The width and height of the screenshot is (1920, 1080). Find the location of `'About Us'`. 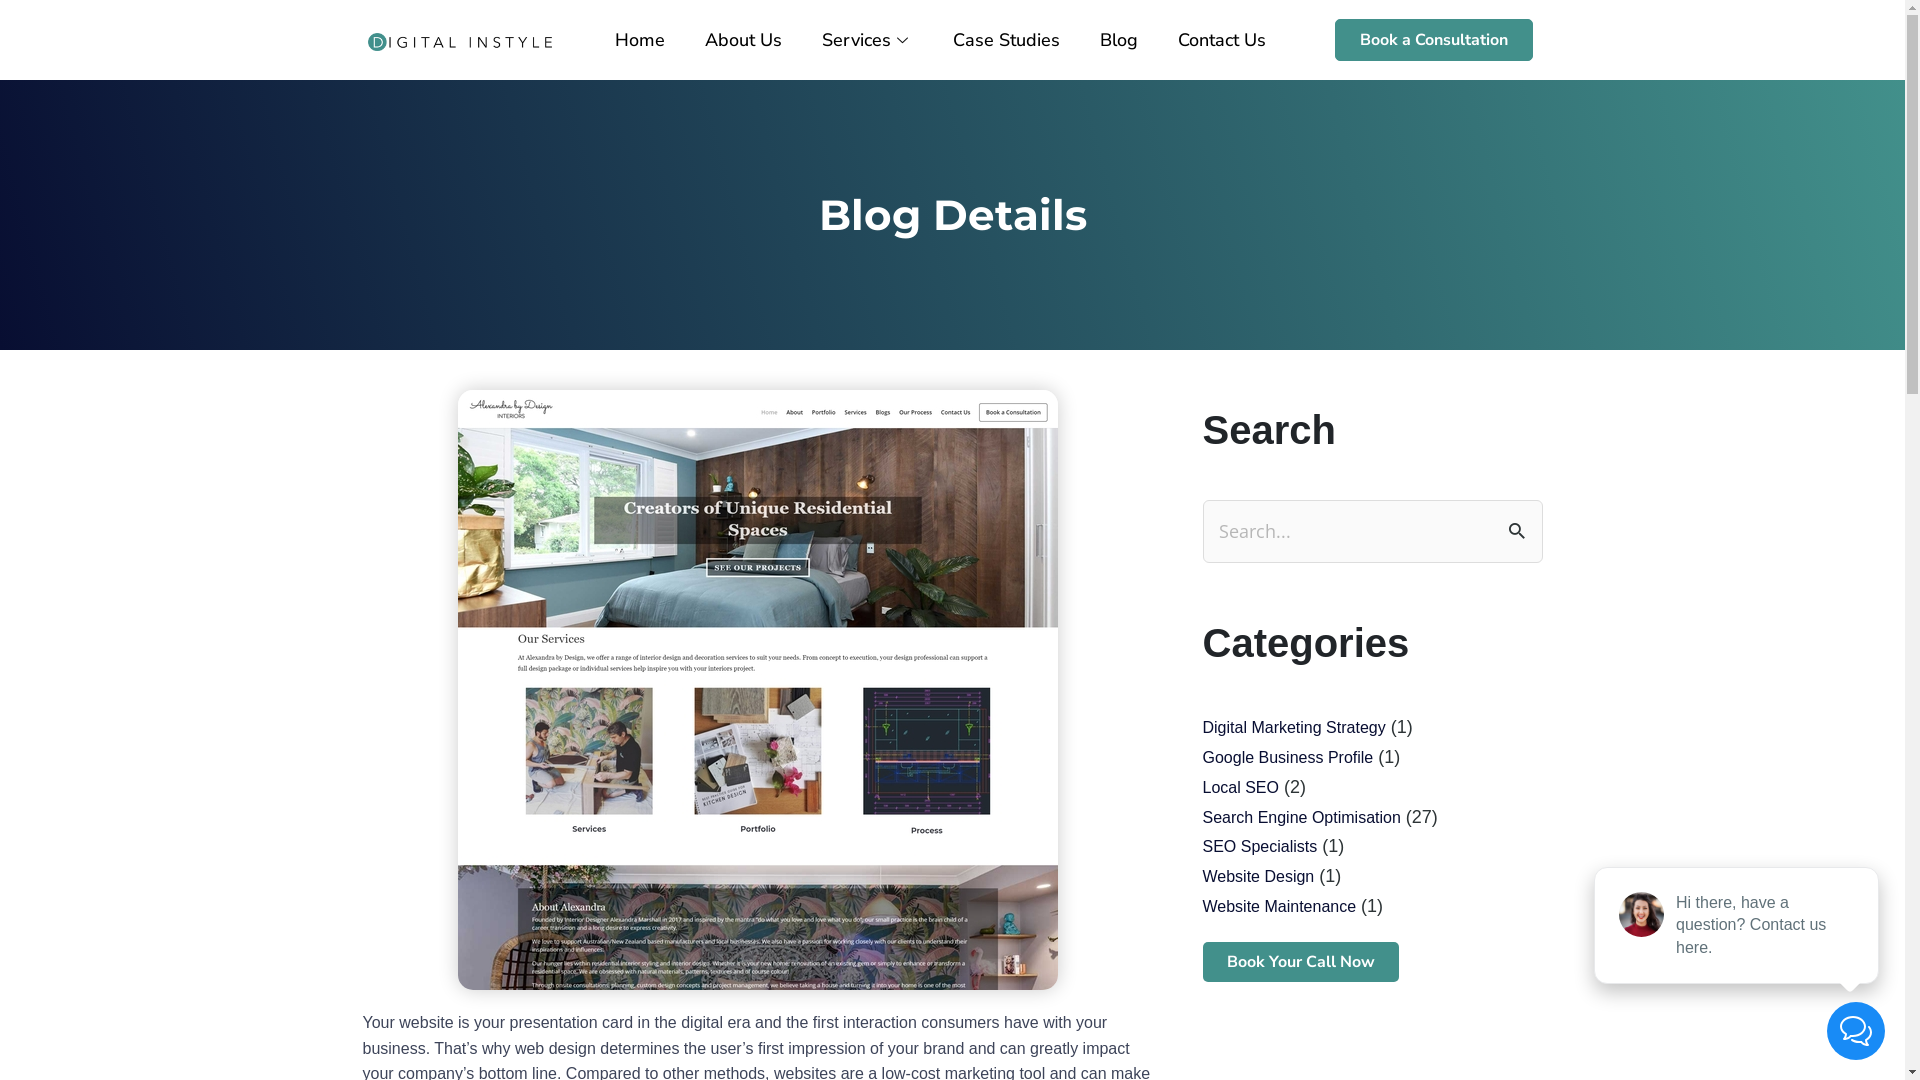

'About Us' is located at coordinates (742, 39).